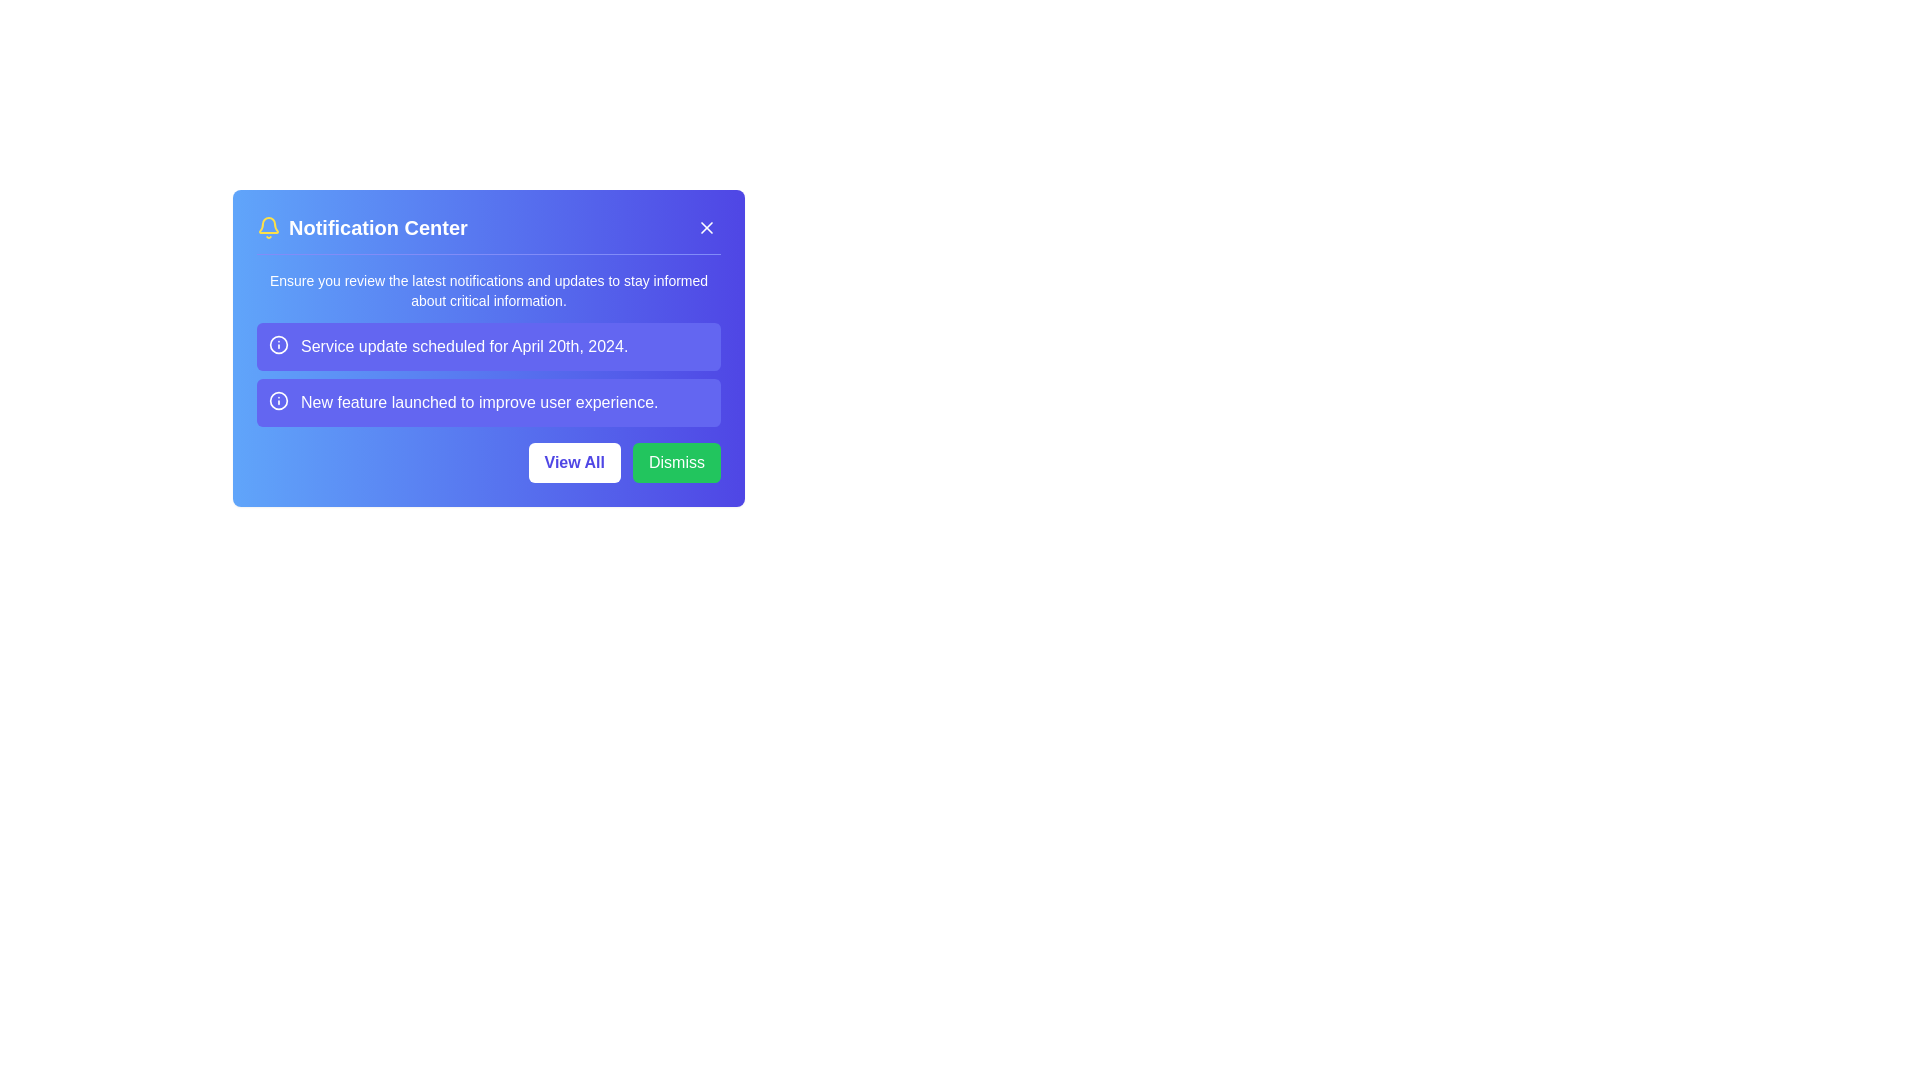 The image size is (1920, 1080). I want to click on the 'View All' button, which is a rectangular button with bold indigo-blue text on a white background, located in the bottom-right area of the Notification Center interface, so click(573, 462).